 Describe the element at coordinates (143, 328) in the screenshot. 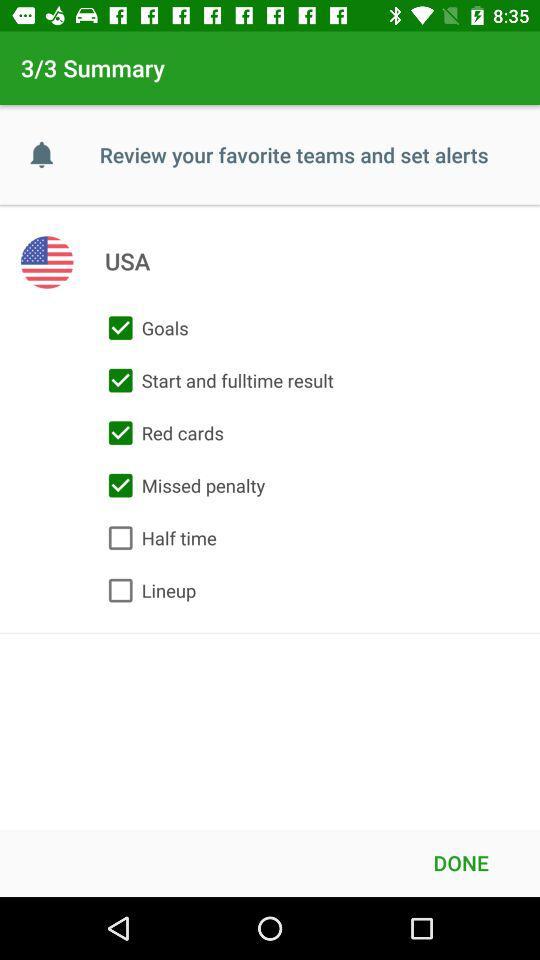

I see `item above the start and fulltime item` at that location.